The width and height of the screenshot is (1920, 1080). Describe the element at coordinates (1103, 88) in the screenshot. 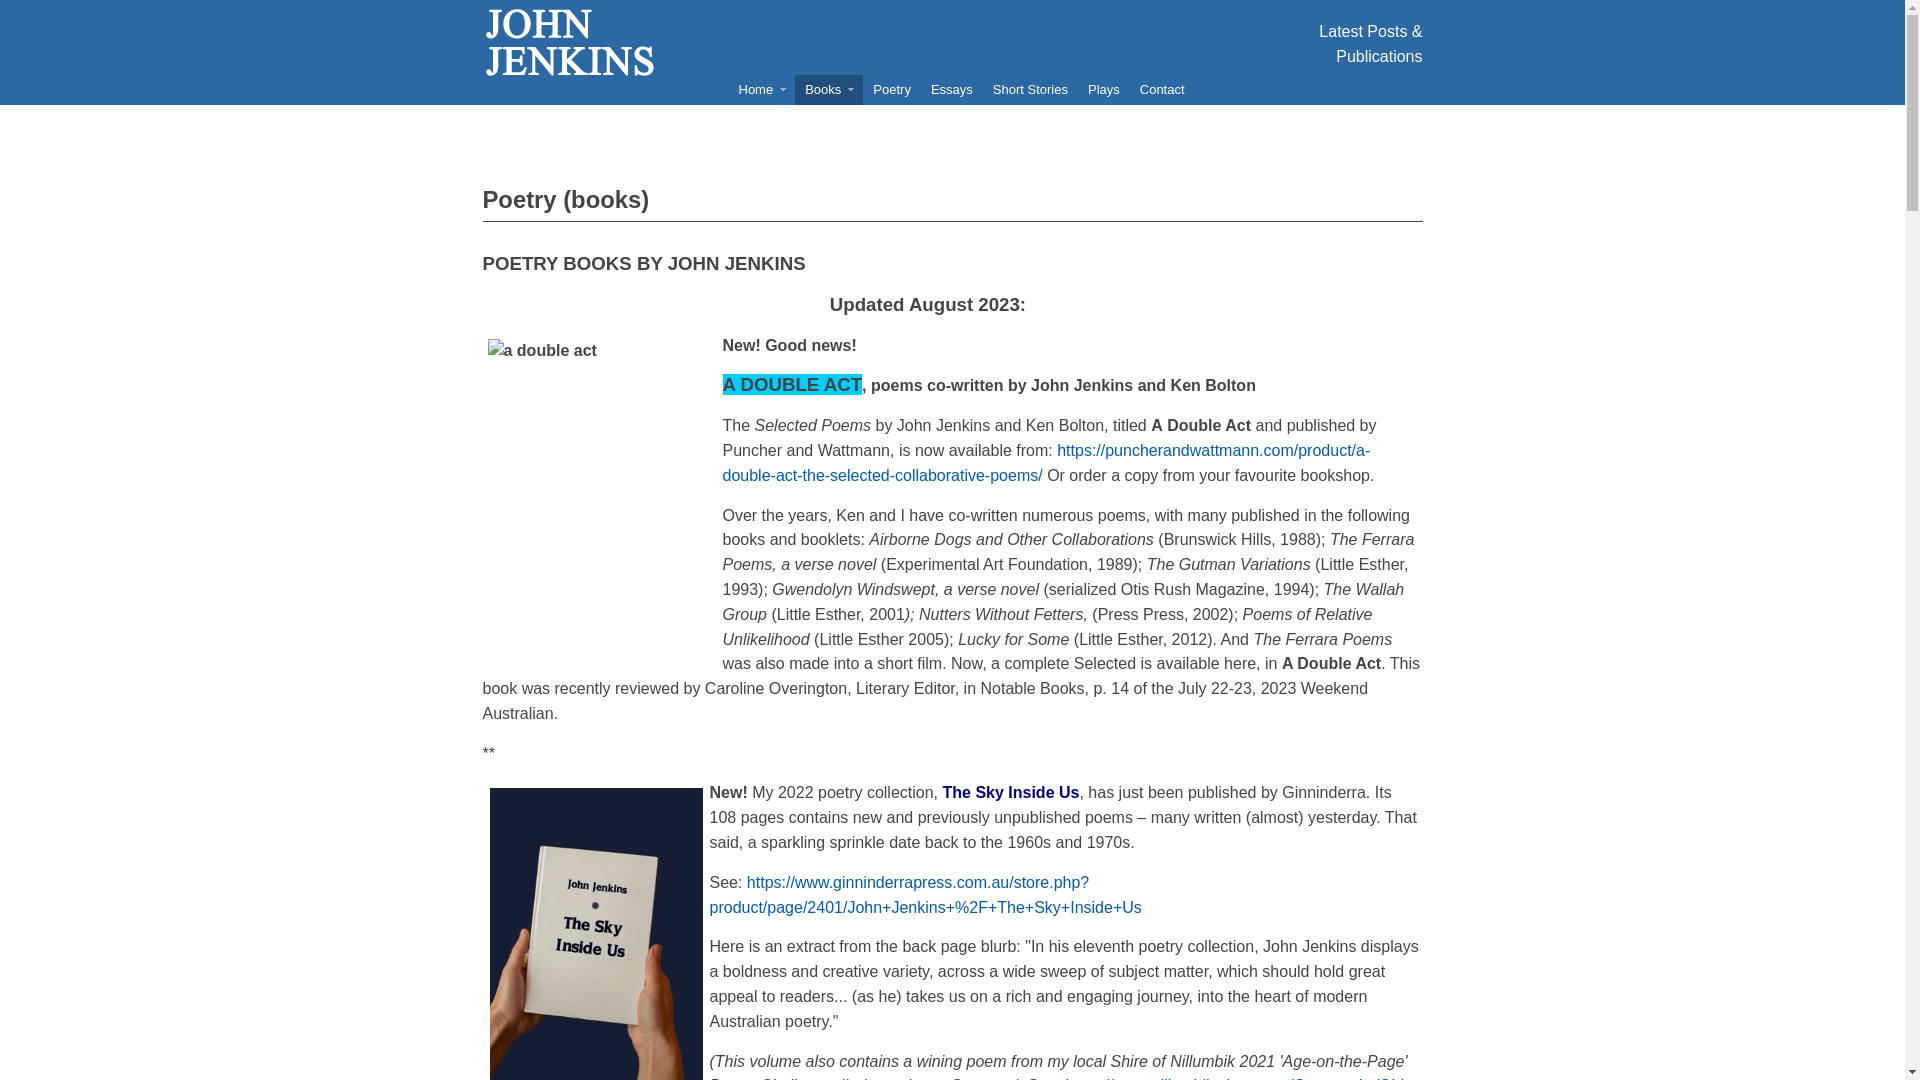

I see `'Plays'` at that location.